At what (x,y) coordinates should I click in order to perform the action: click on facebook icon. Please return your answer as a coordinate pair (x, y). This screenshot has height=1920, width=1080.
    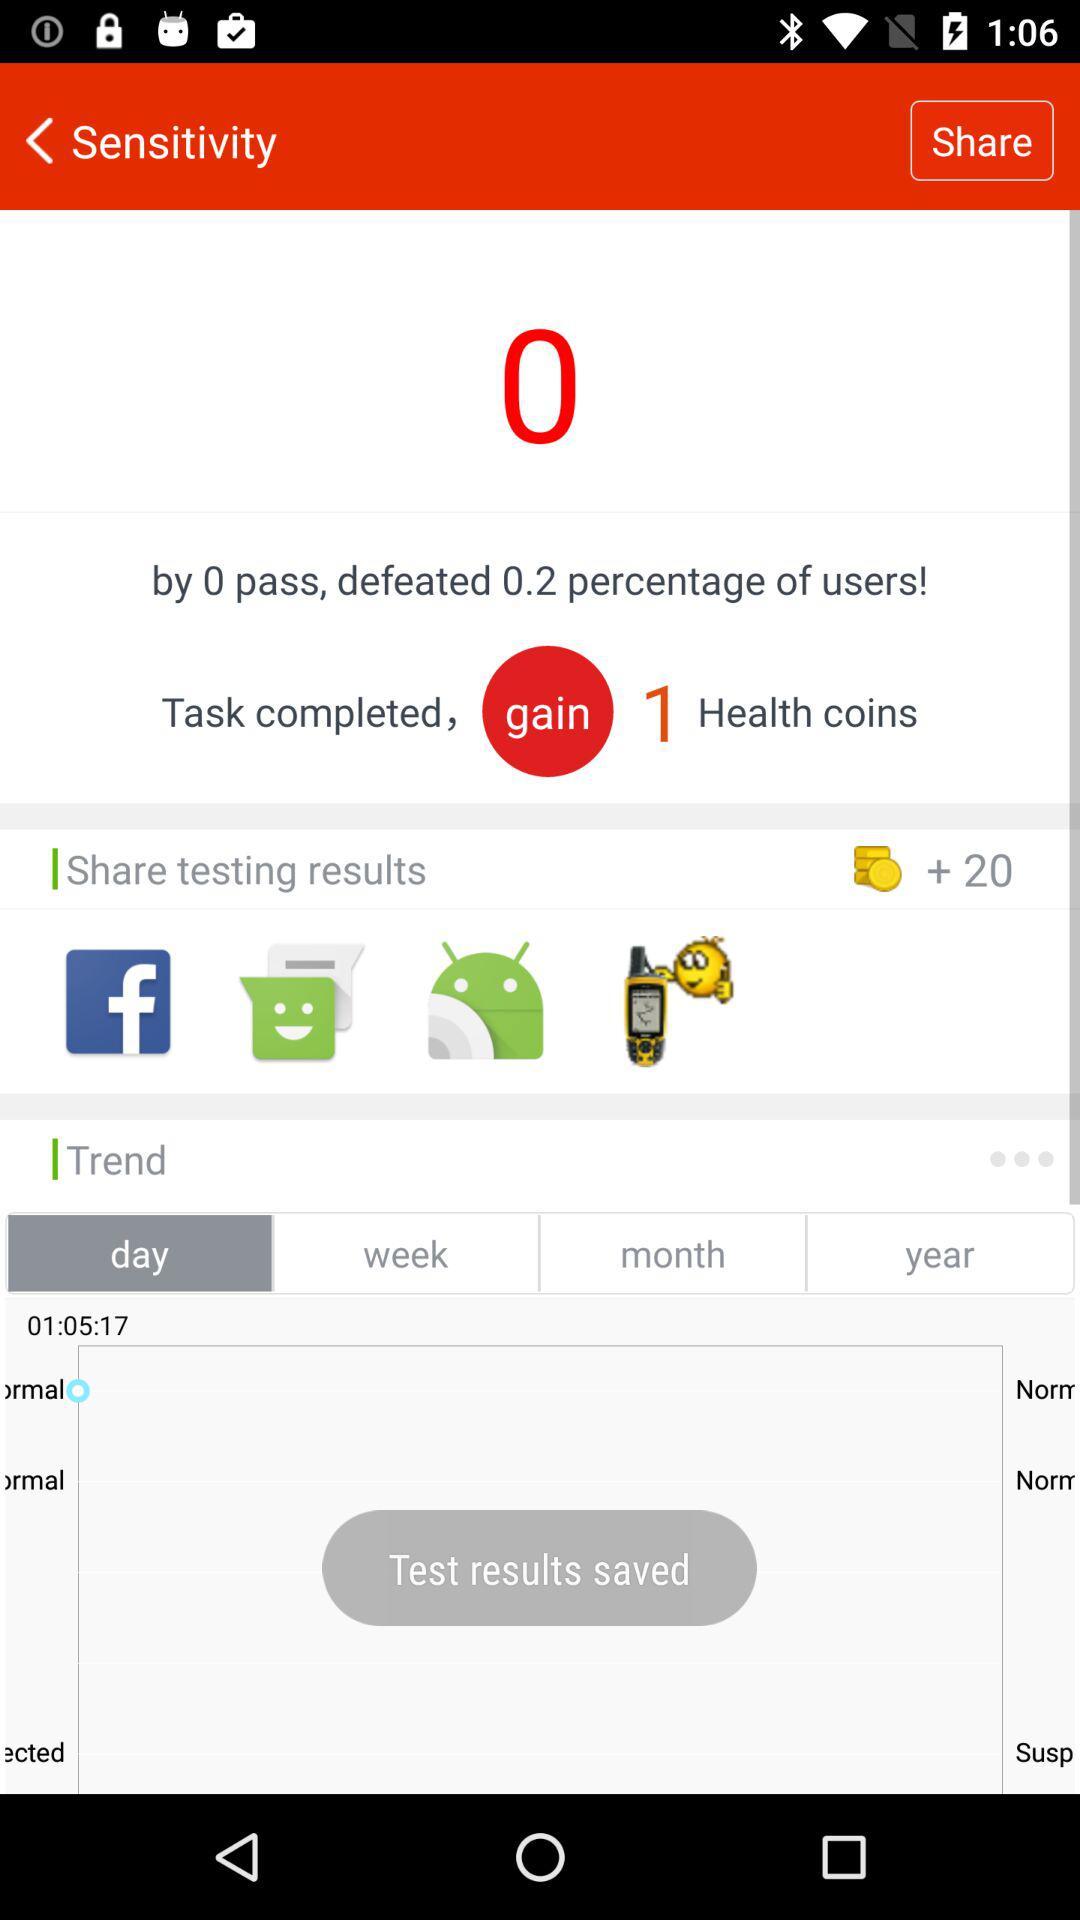
    Looking at the image, I should click on (118, 1001).